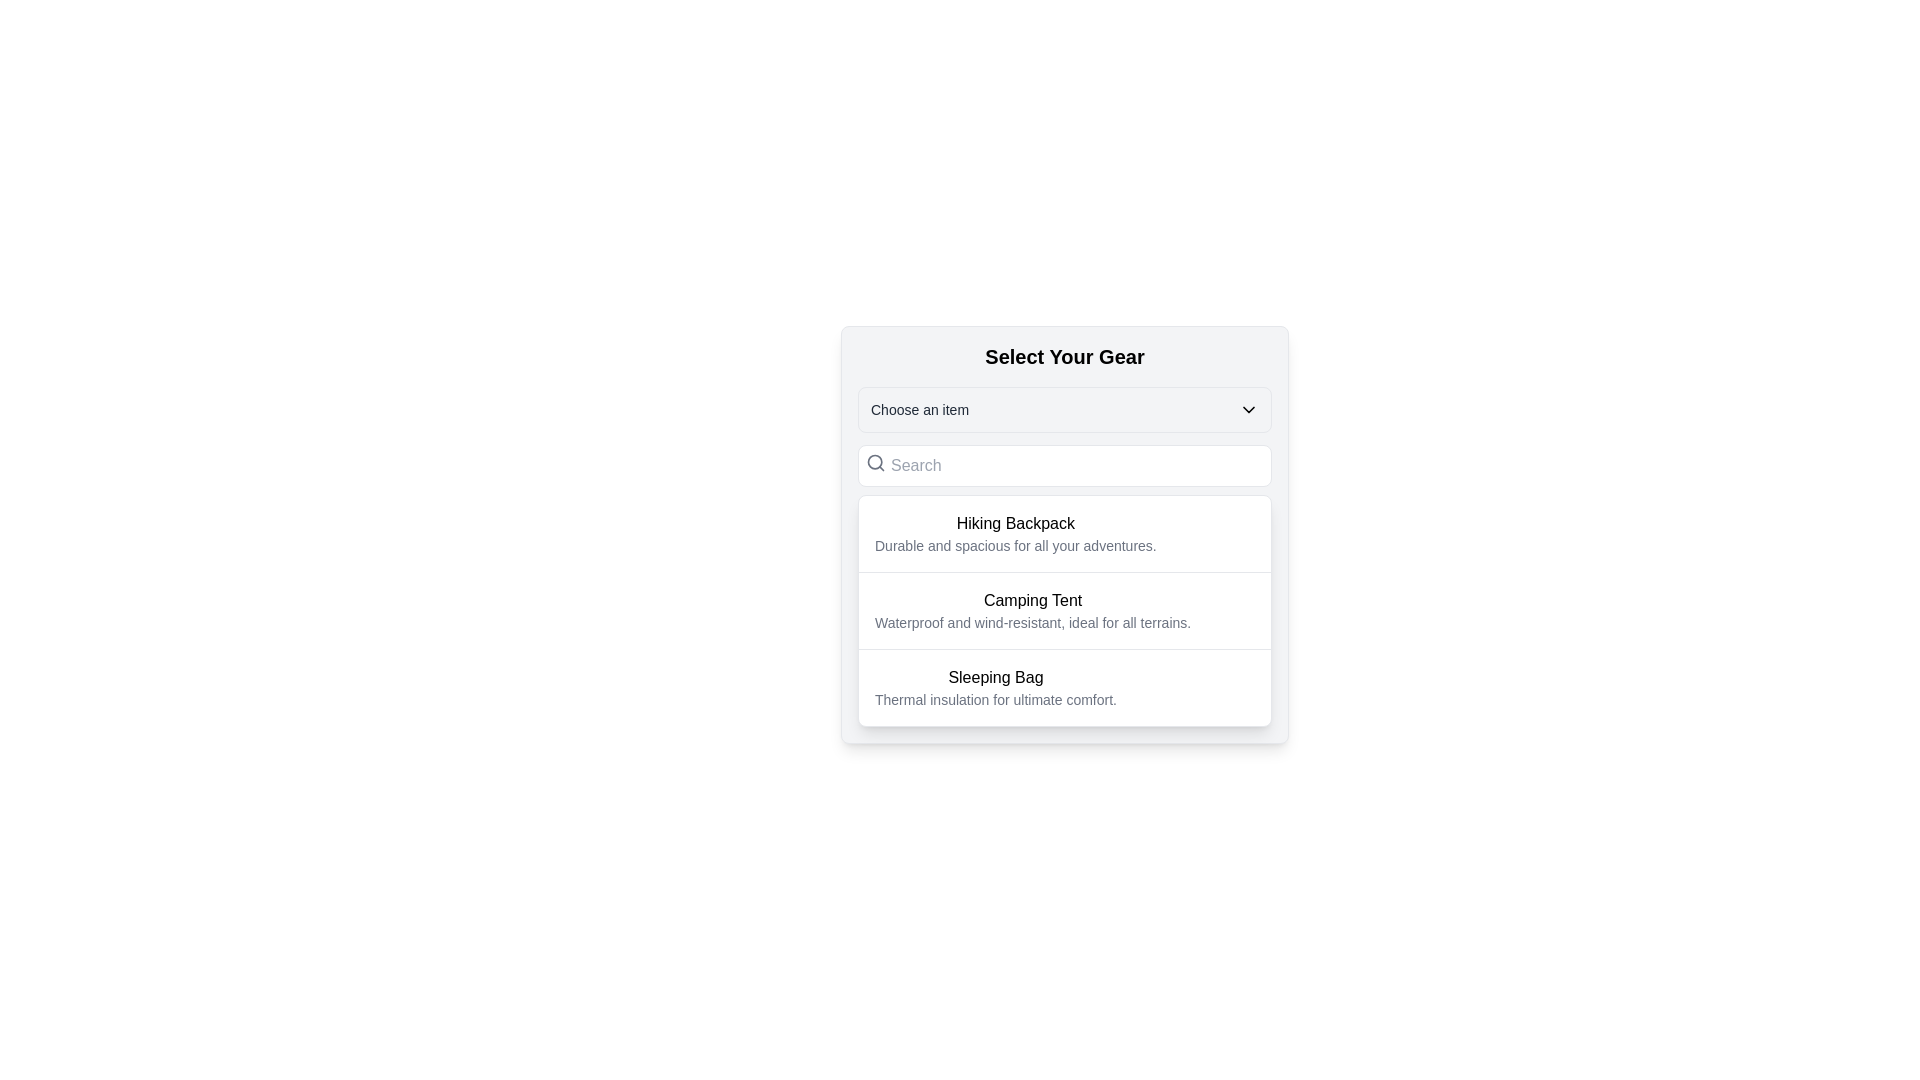  Describe the element at coordinates (995, 698) in the screenshot. I see `the descriptive text element located below the 'Sleeping Bag' title that provides information about its thermal insulation features` at that location.